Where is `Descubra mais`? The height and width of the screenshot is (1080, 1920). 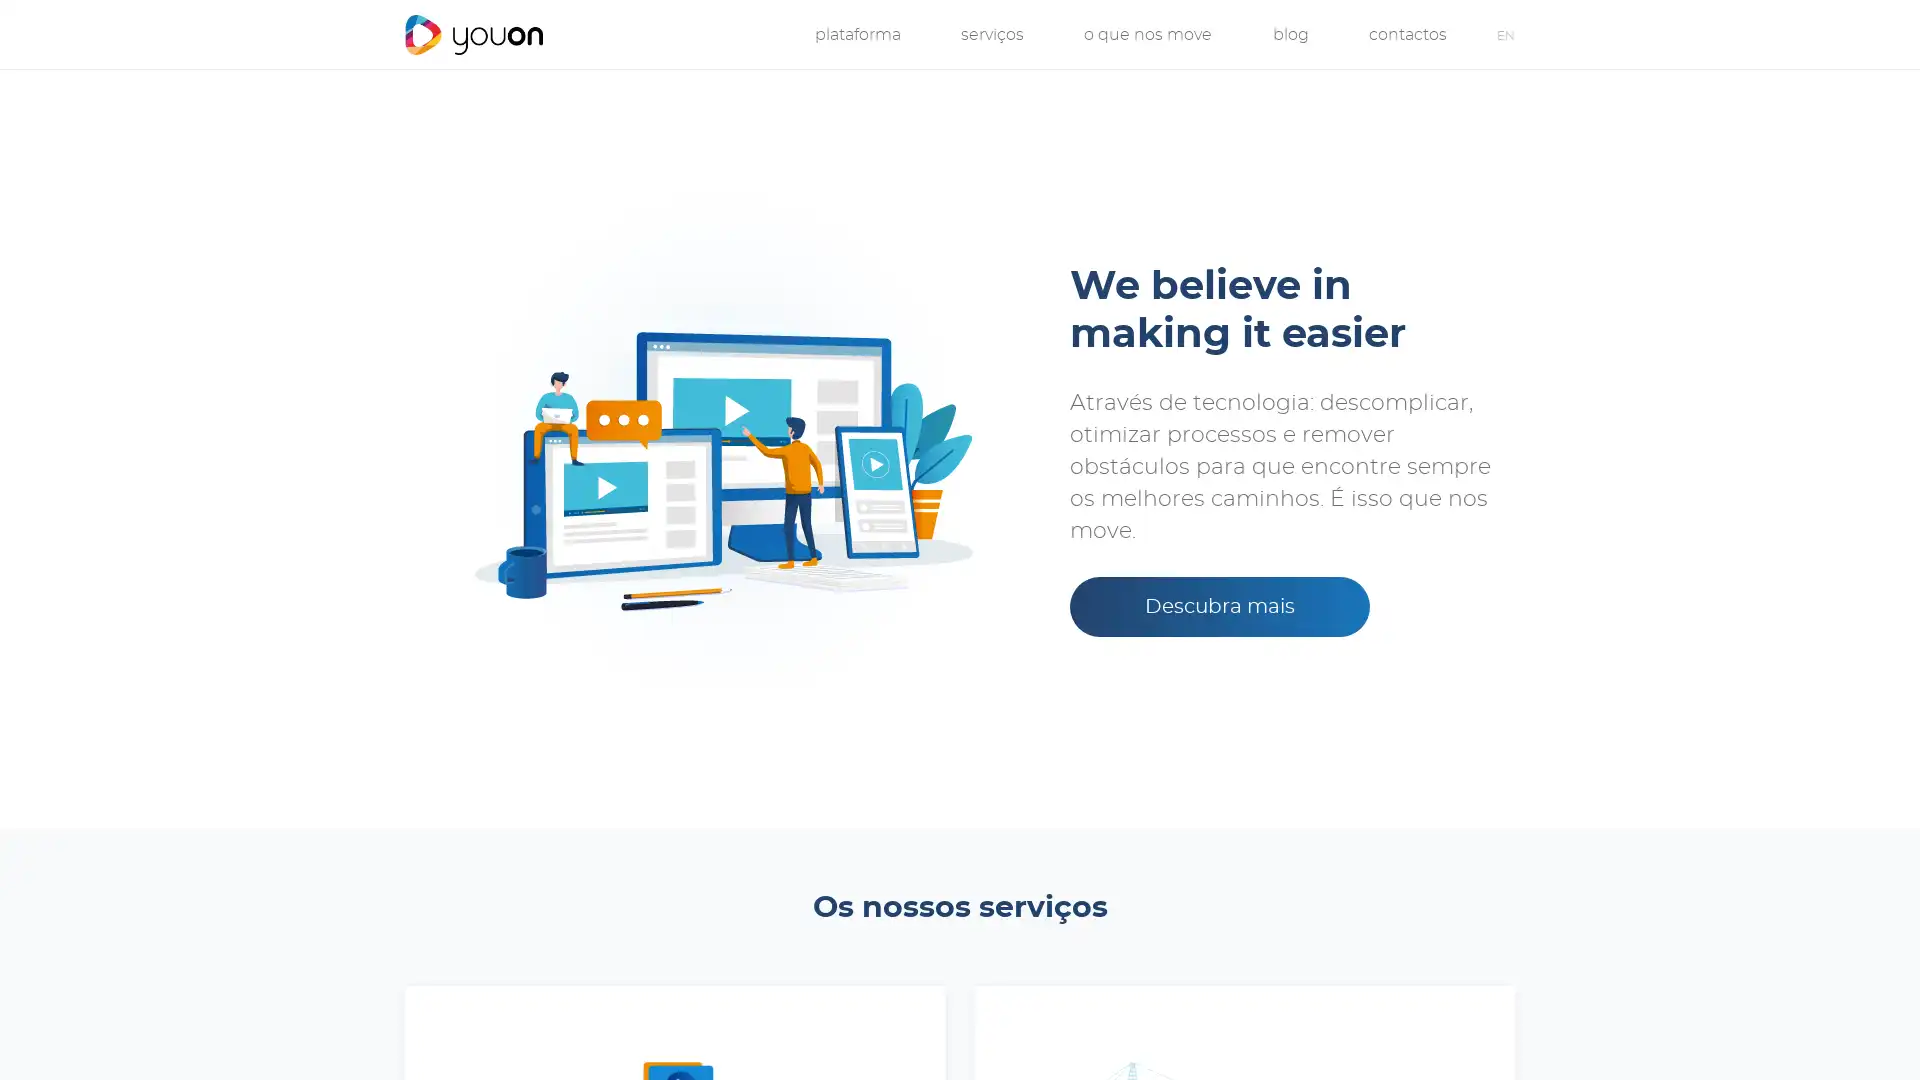 Descubra mais is located at coordinates (1218, 605).